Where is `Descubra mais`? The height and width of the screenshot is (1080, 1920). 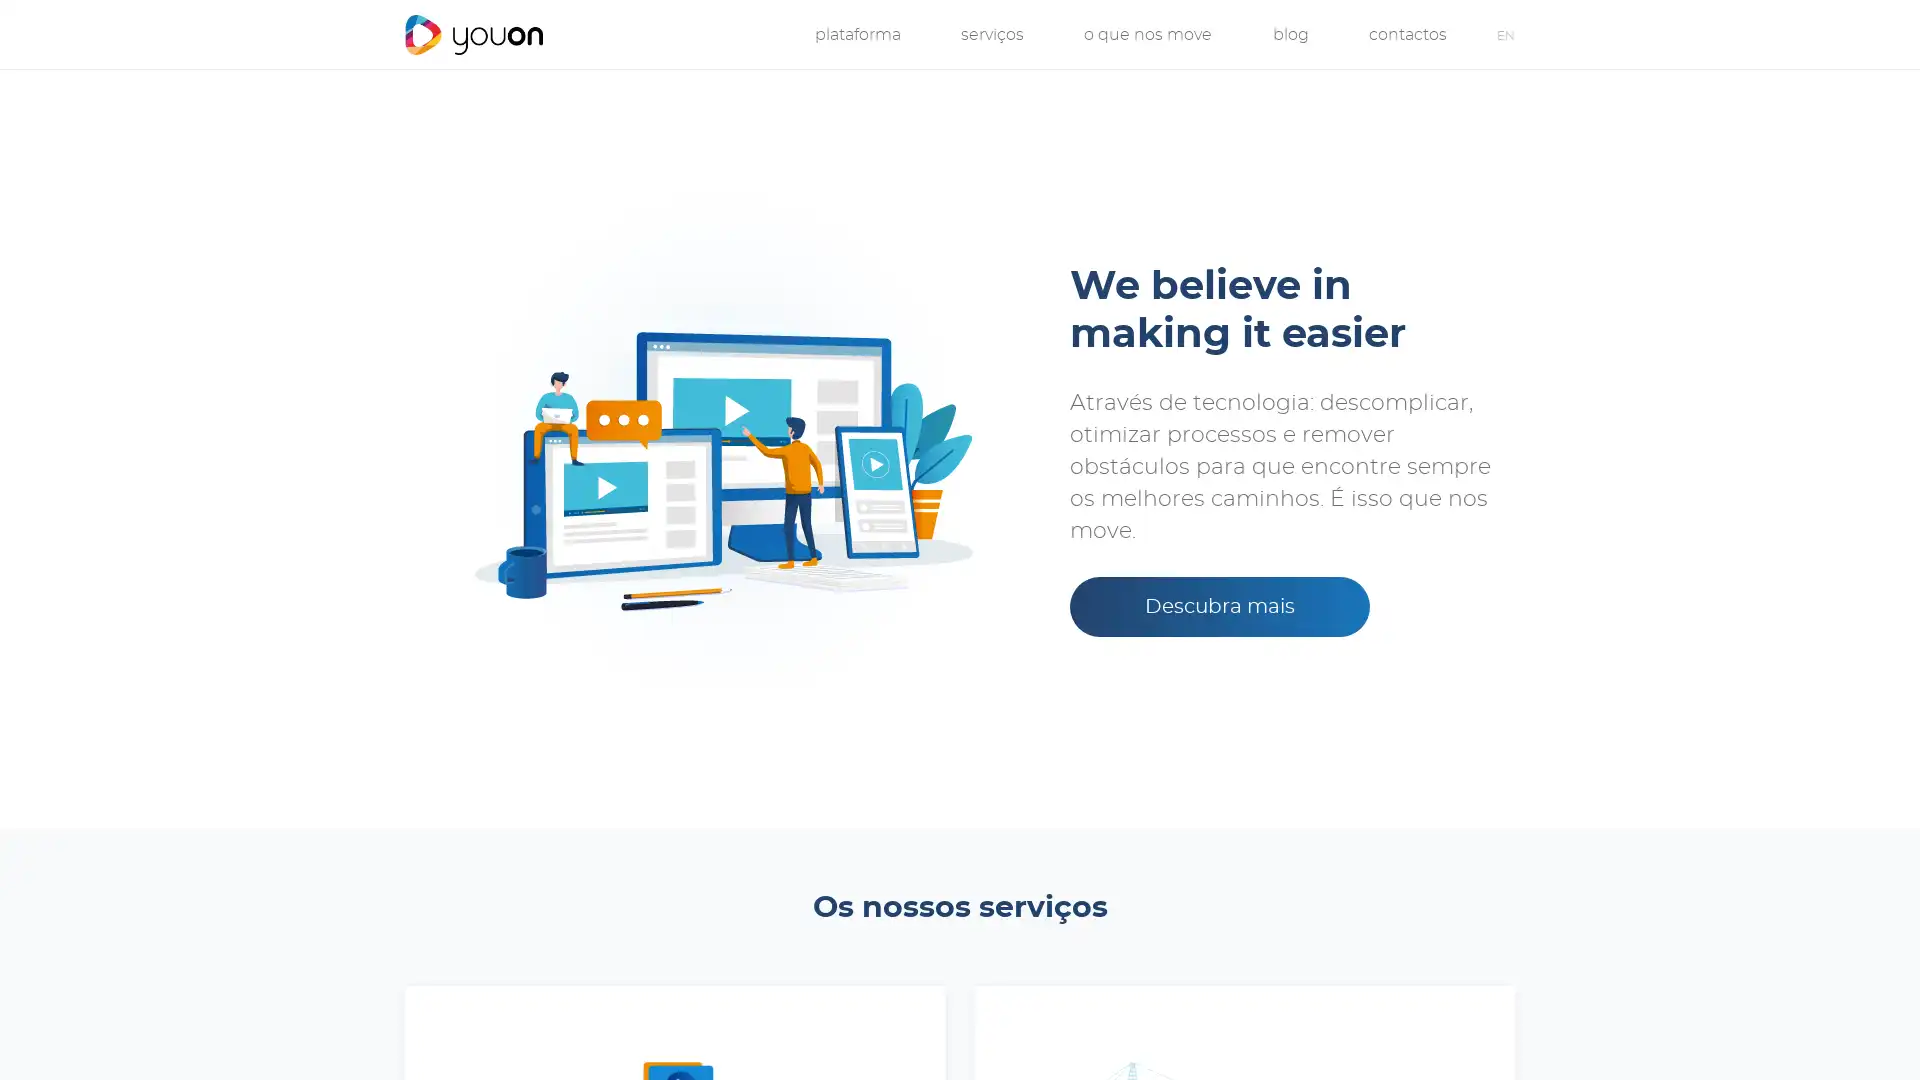 Descubra mais is located at coordinates (1218, 605).